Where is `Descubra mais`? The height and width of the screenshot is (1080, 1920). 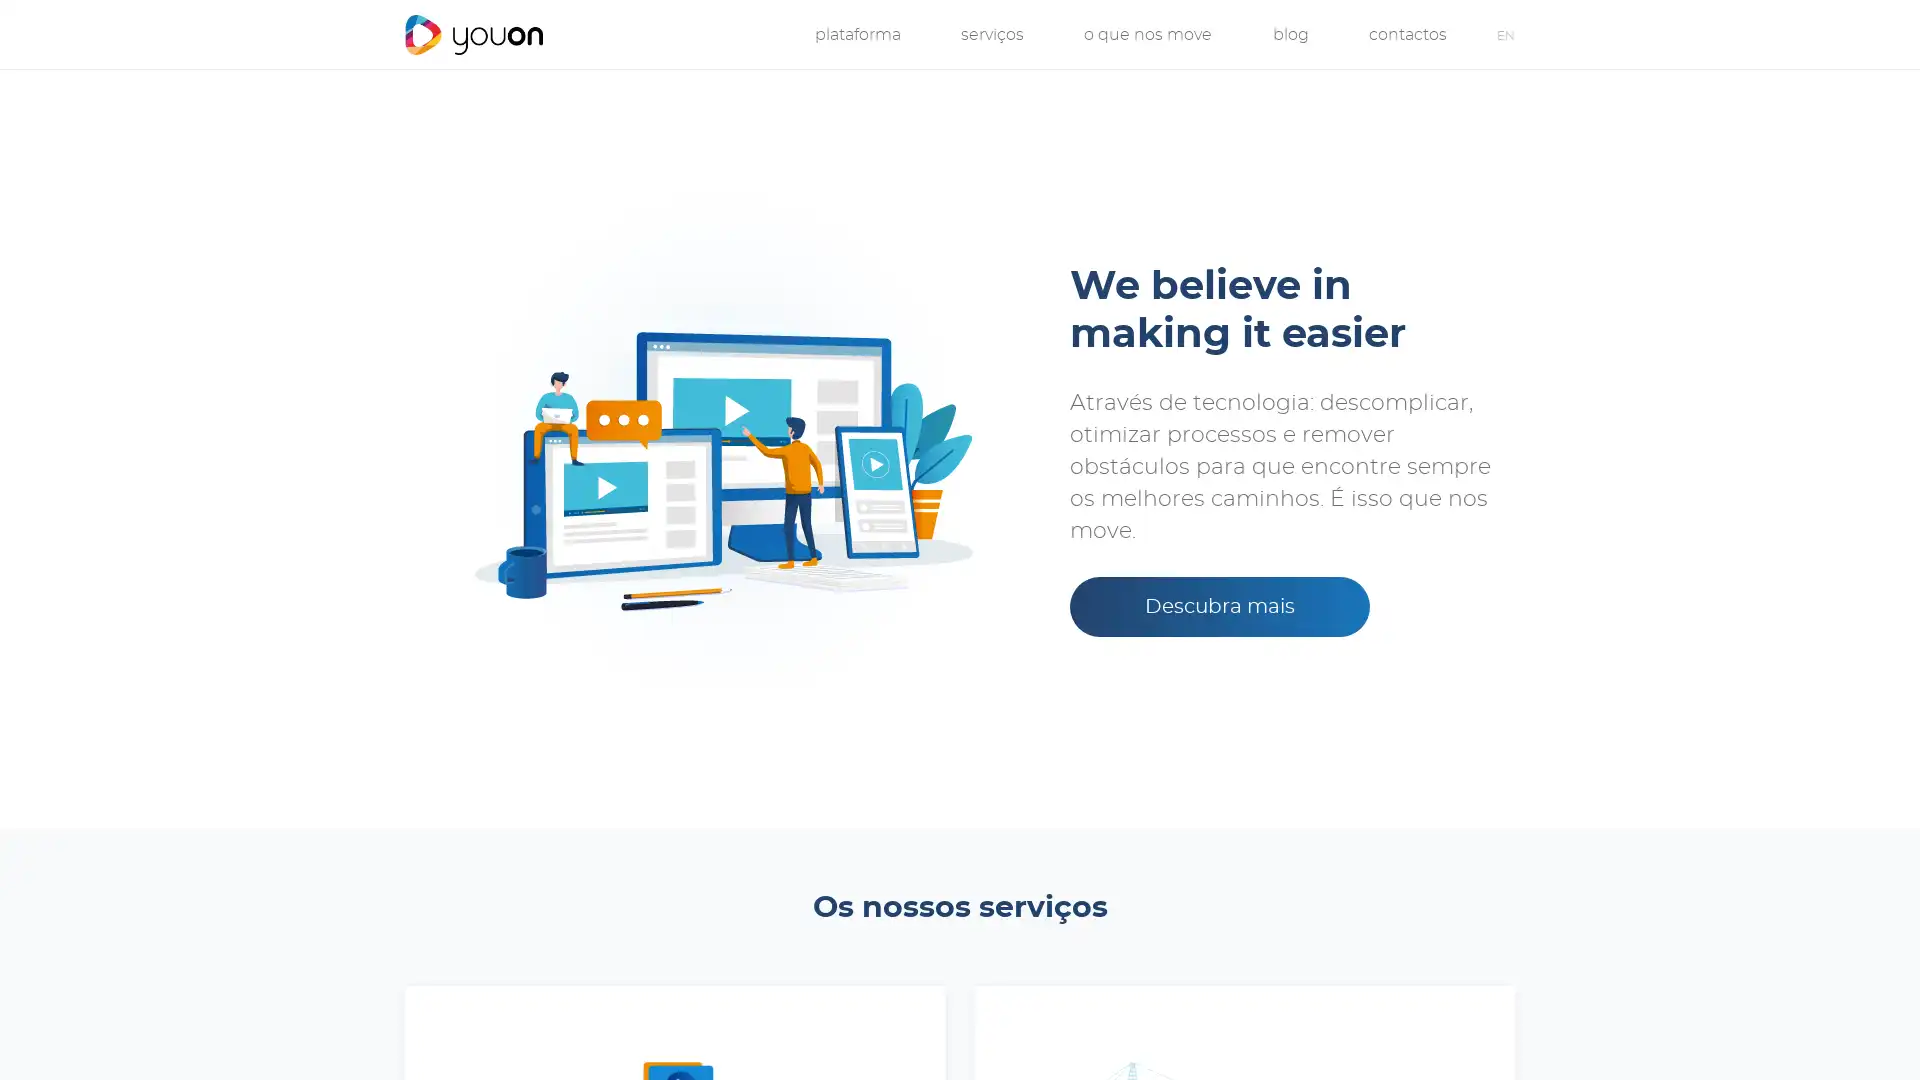 Descubra mais is located at coordinates (1218, 605).